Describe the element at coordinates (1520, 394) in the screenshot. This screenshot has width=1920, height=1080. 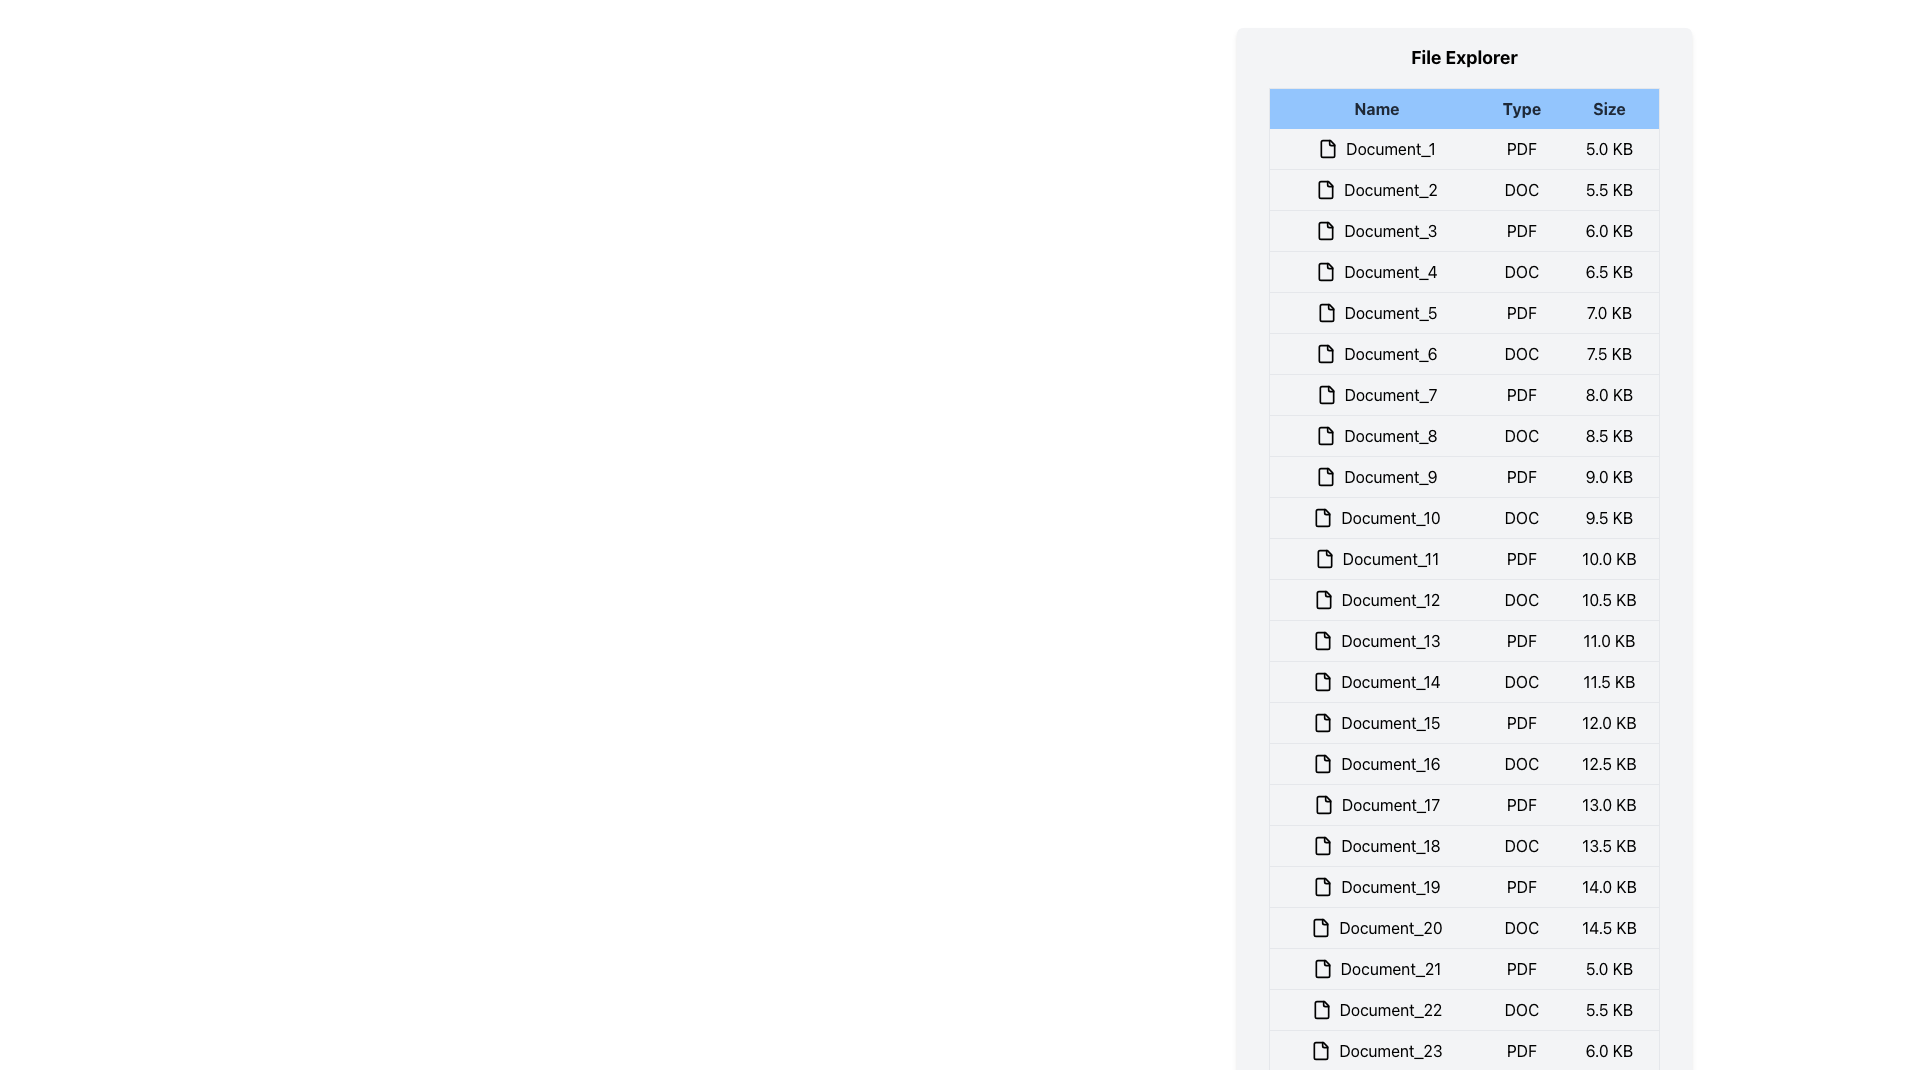
I see `the text label indicating the file type 'PDF' in the 'Type' column of the seventh row labeled 'Document_7', located between the 'Name' and 'Size' columns` at that location.